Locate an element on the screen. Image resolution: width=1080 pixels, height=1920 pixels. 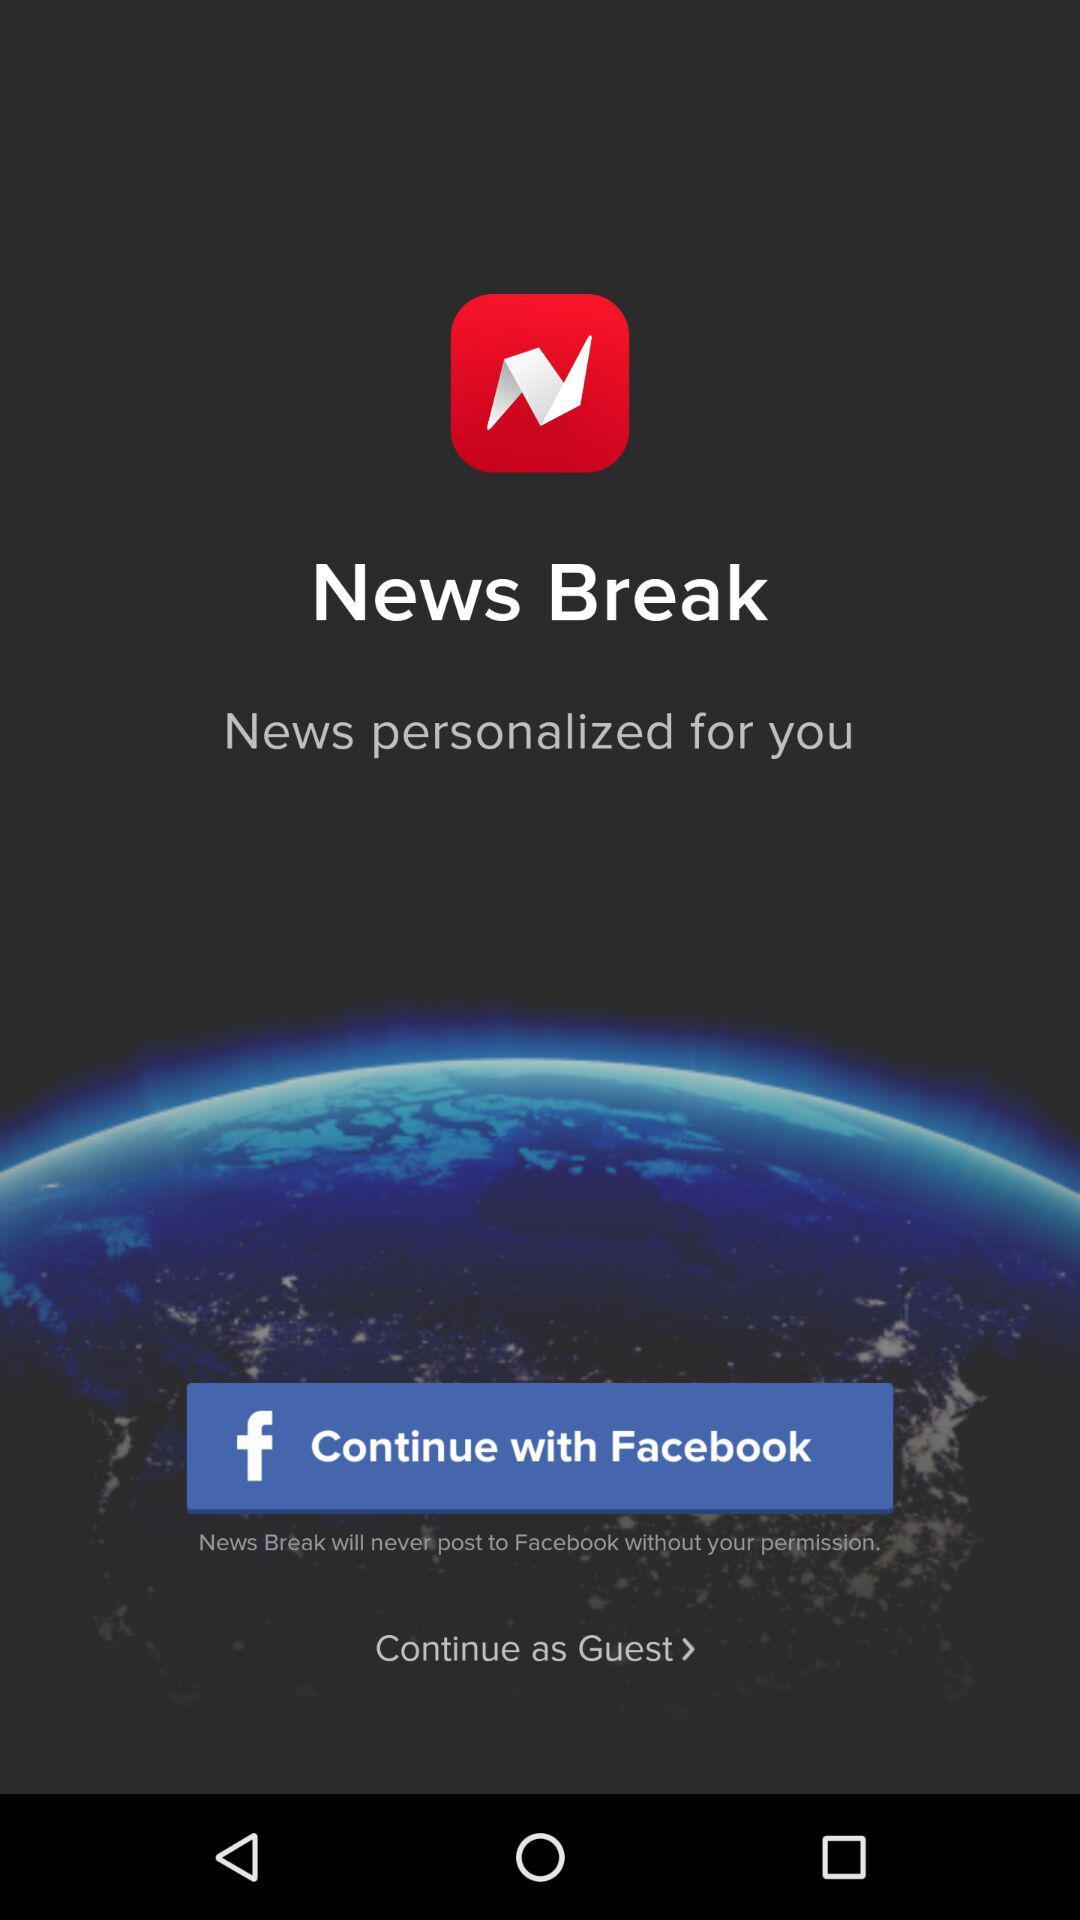
item below news break will item is located at coordinates (538, 1649).